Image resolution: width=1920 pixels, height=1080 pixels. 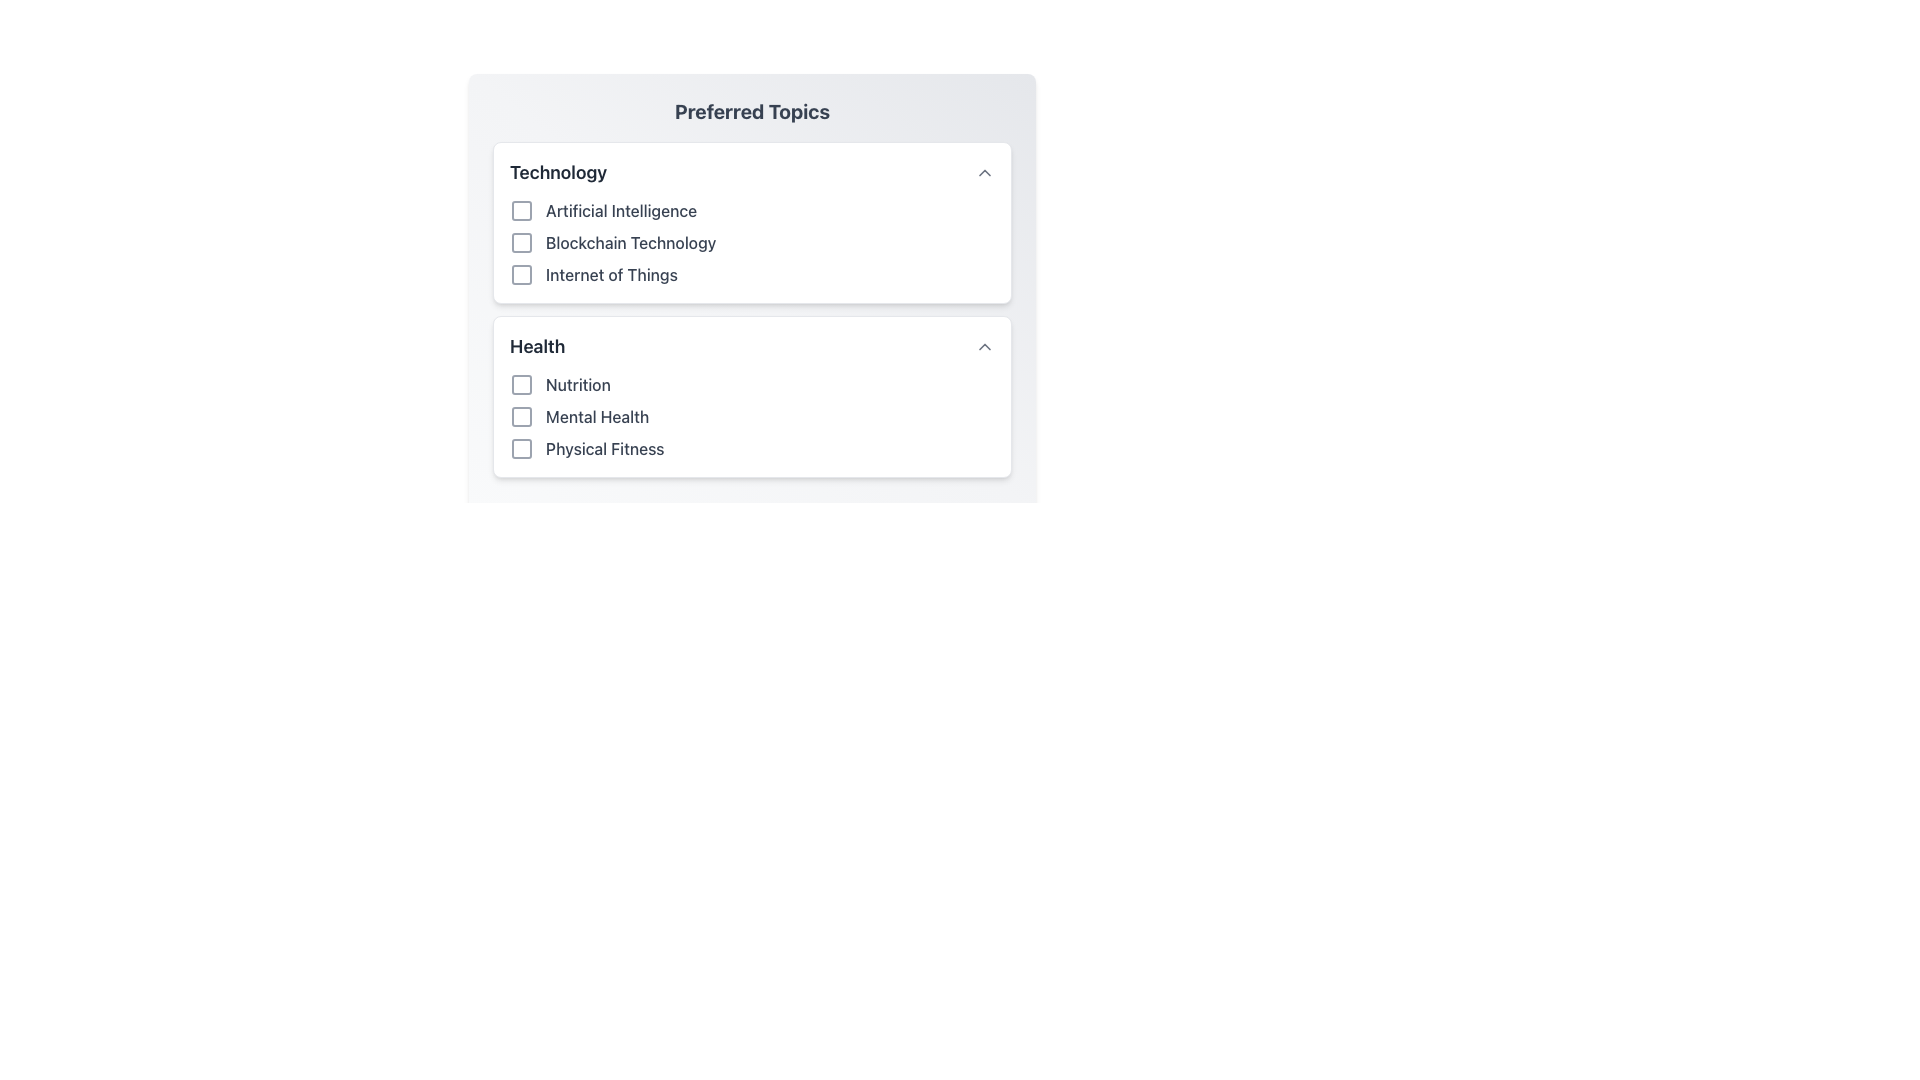 I want to click on descriptive text label located in the 'Health' category of the 'Preferred Topics' section, which is the third option and positioned to the right of an empty checkbox icon, so click(x=604, y=447).